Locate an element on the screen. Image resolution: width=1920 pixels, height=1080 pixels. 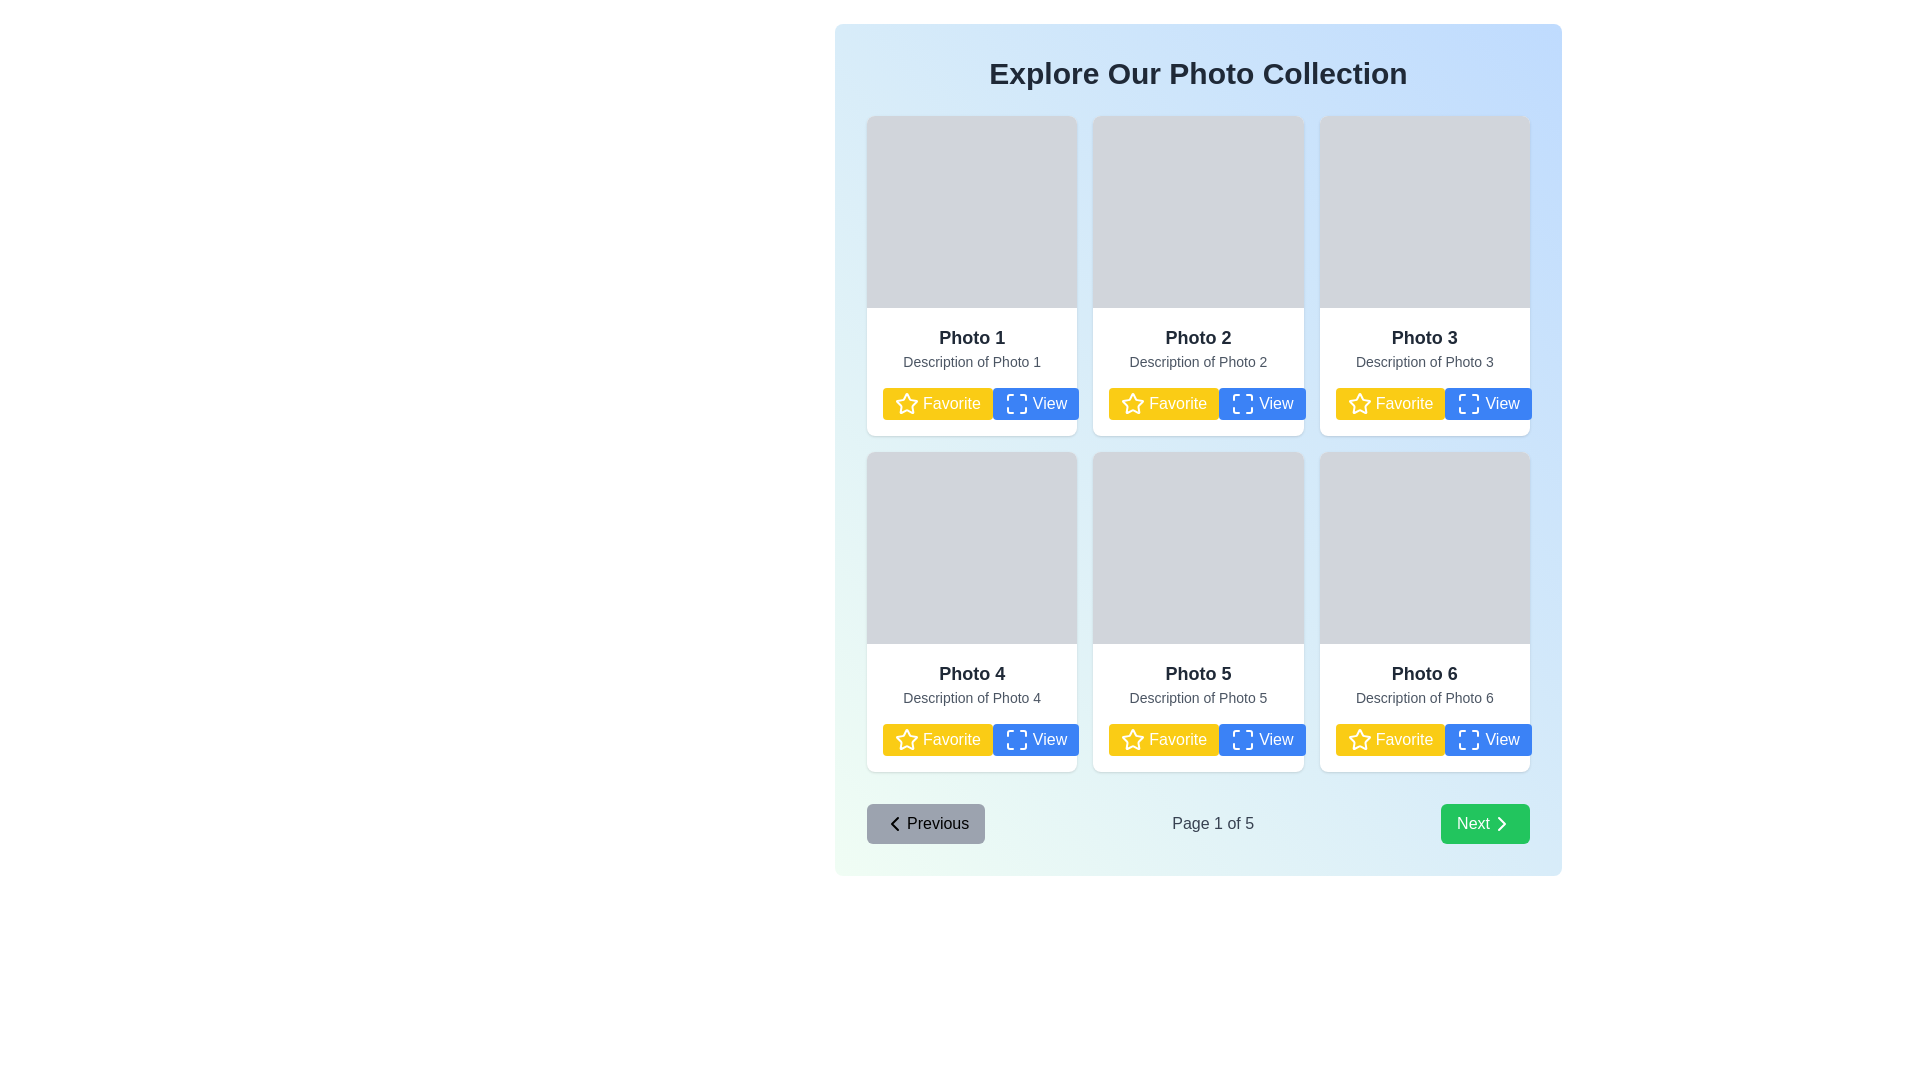
the text label styled with 'text-gray-600 text-sm' that reads 'Description of Photo 6', located below the heading 'Photo 6' and above the options 'Favorite' and 'View' is located at coordinates (1423, 697).